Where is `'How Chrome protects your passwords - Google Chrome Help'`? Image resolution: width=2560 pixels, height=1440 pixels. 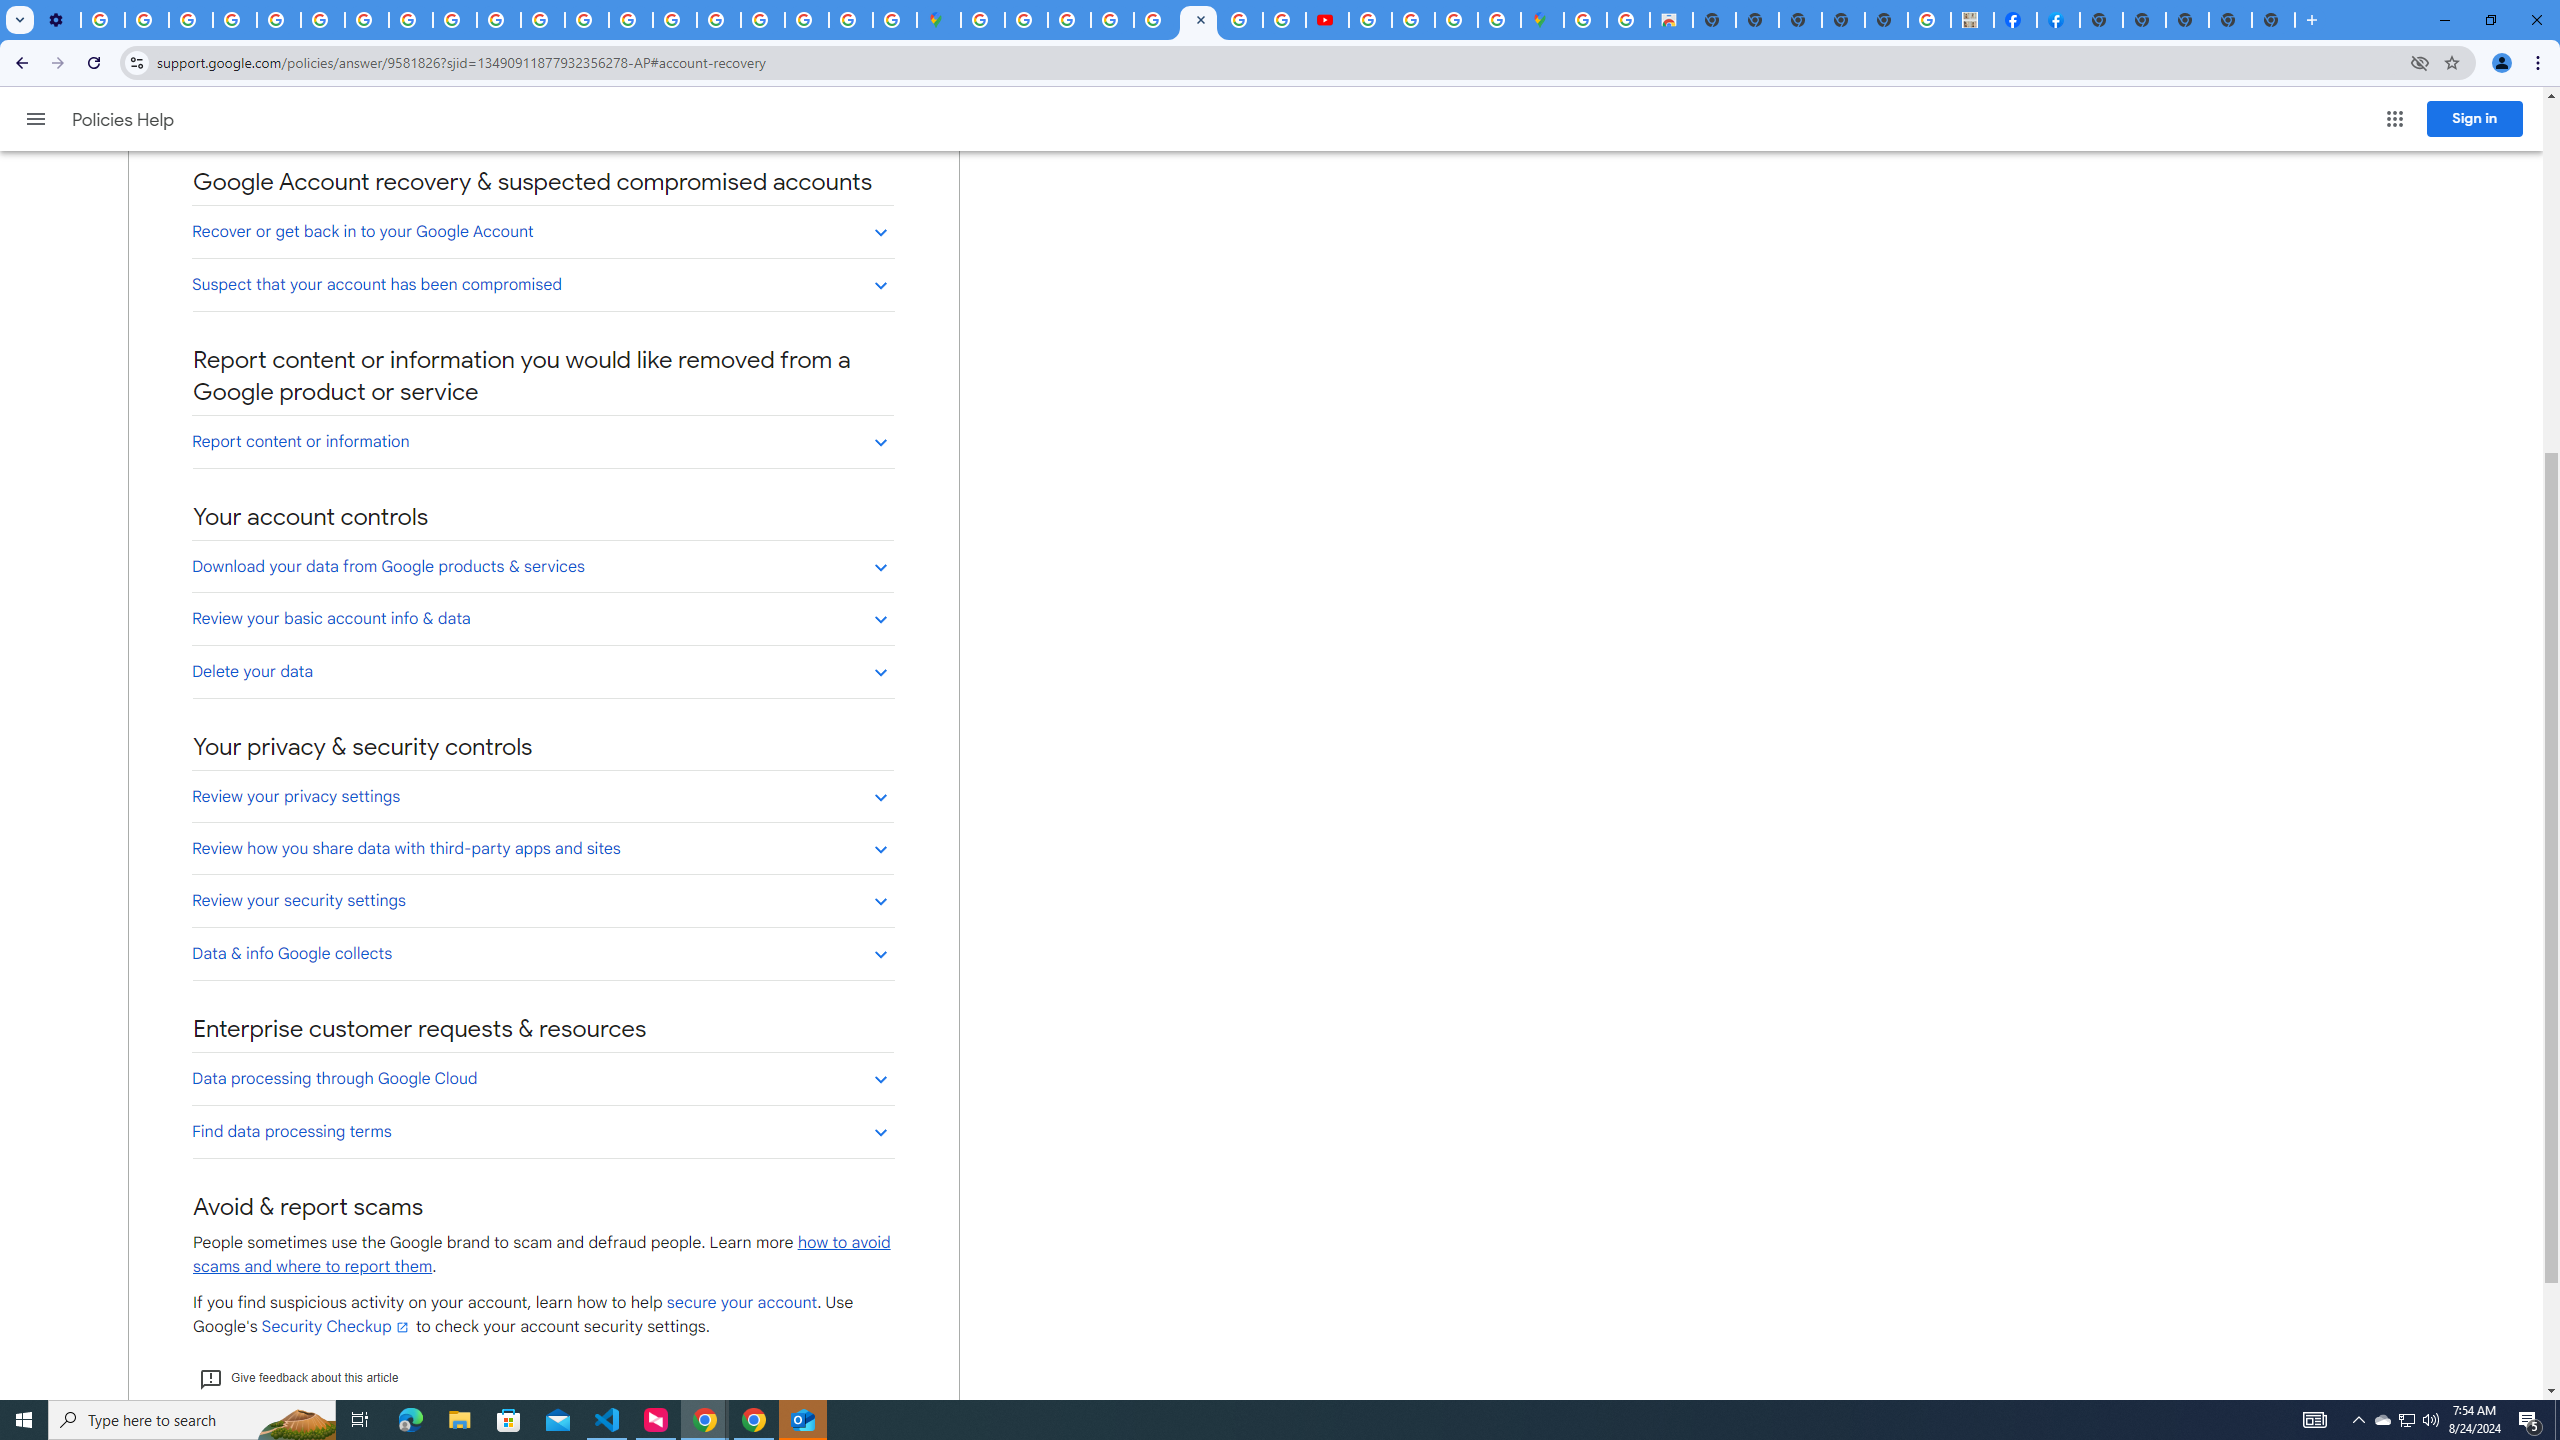 'How Chrome protects your passwords - Google Chrome Help' is located at coordinates (1369, 19).